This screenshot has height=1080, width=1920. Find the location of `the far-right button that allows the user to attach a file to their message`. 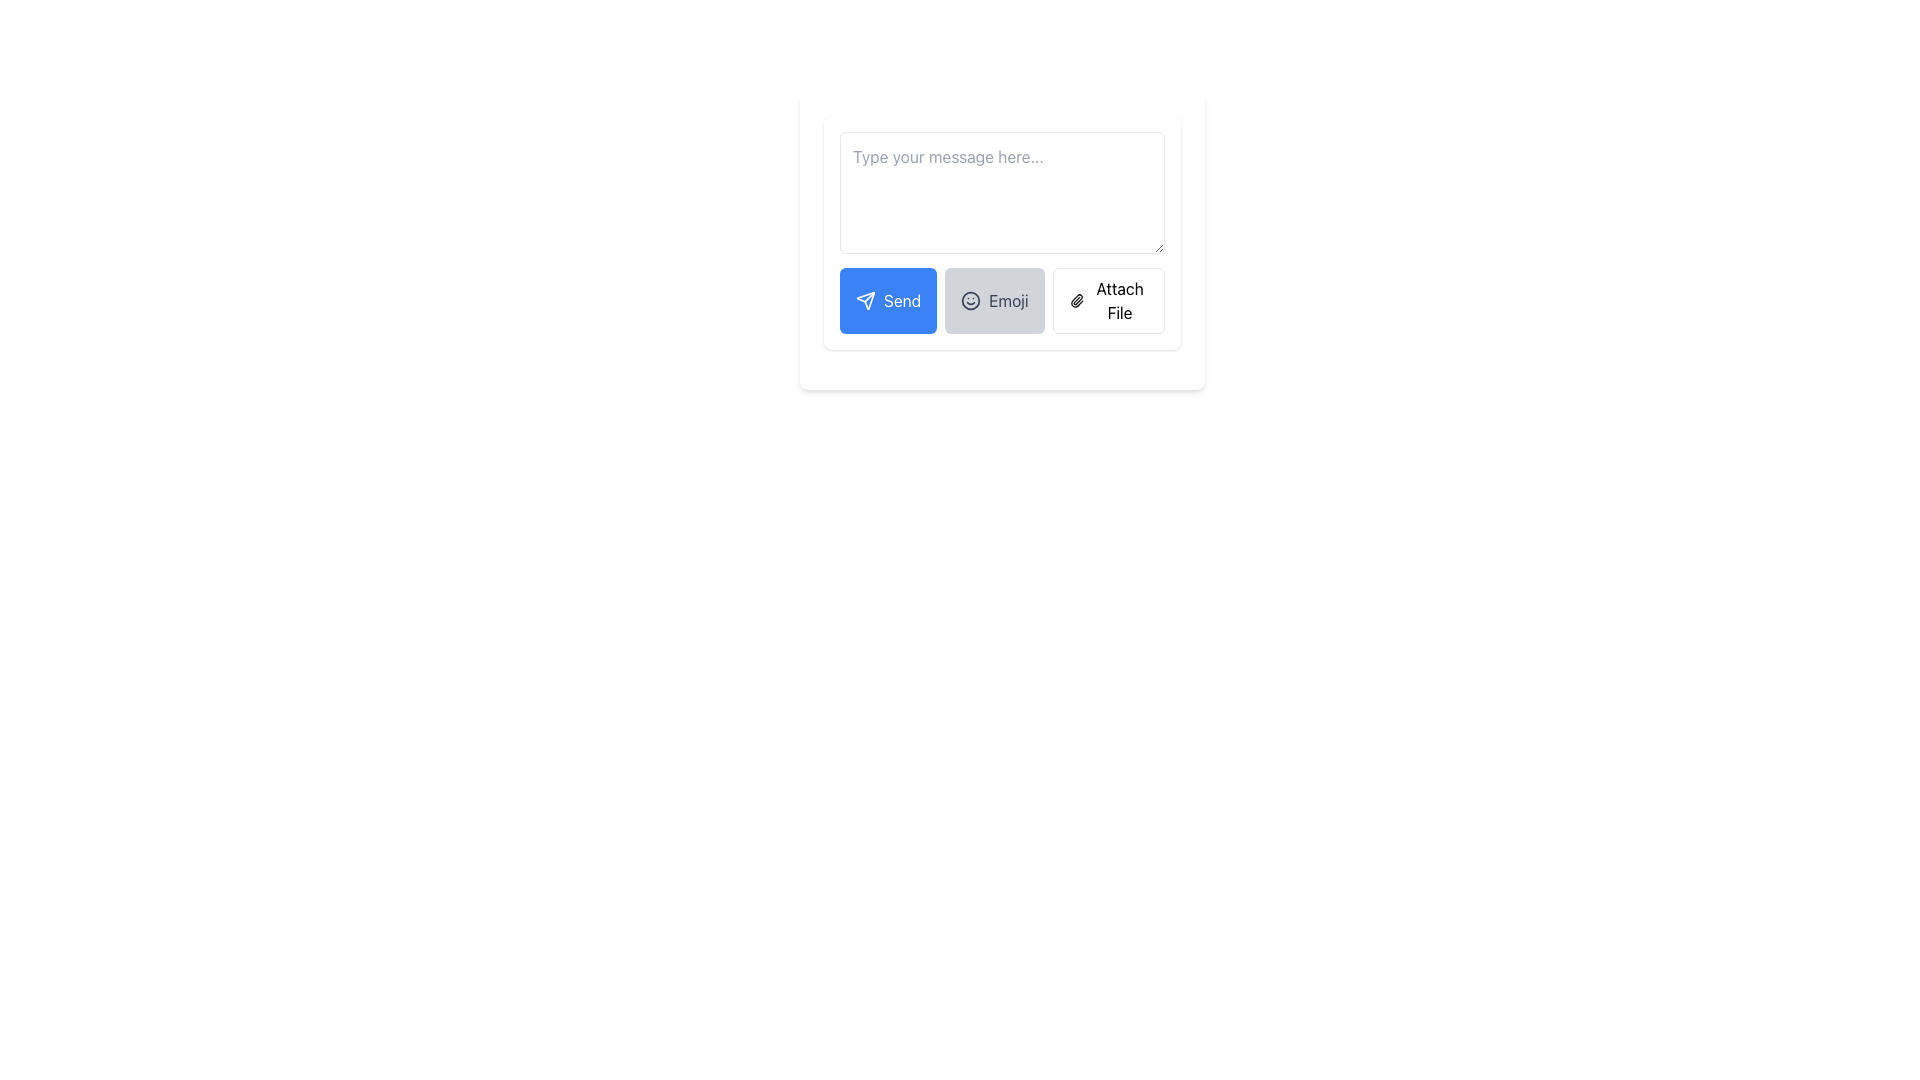

the far-right button that allows the user to attach a file to their message is located at coordinates (1107, 300).